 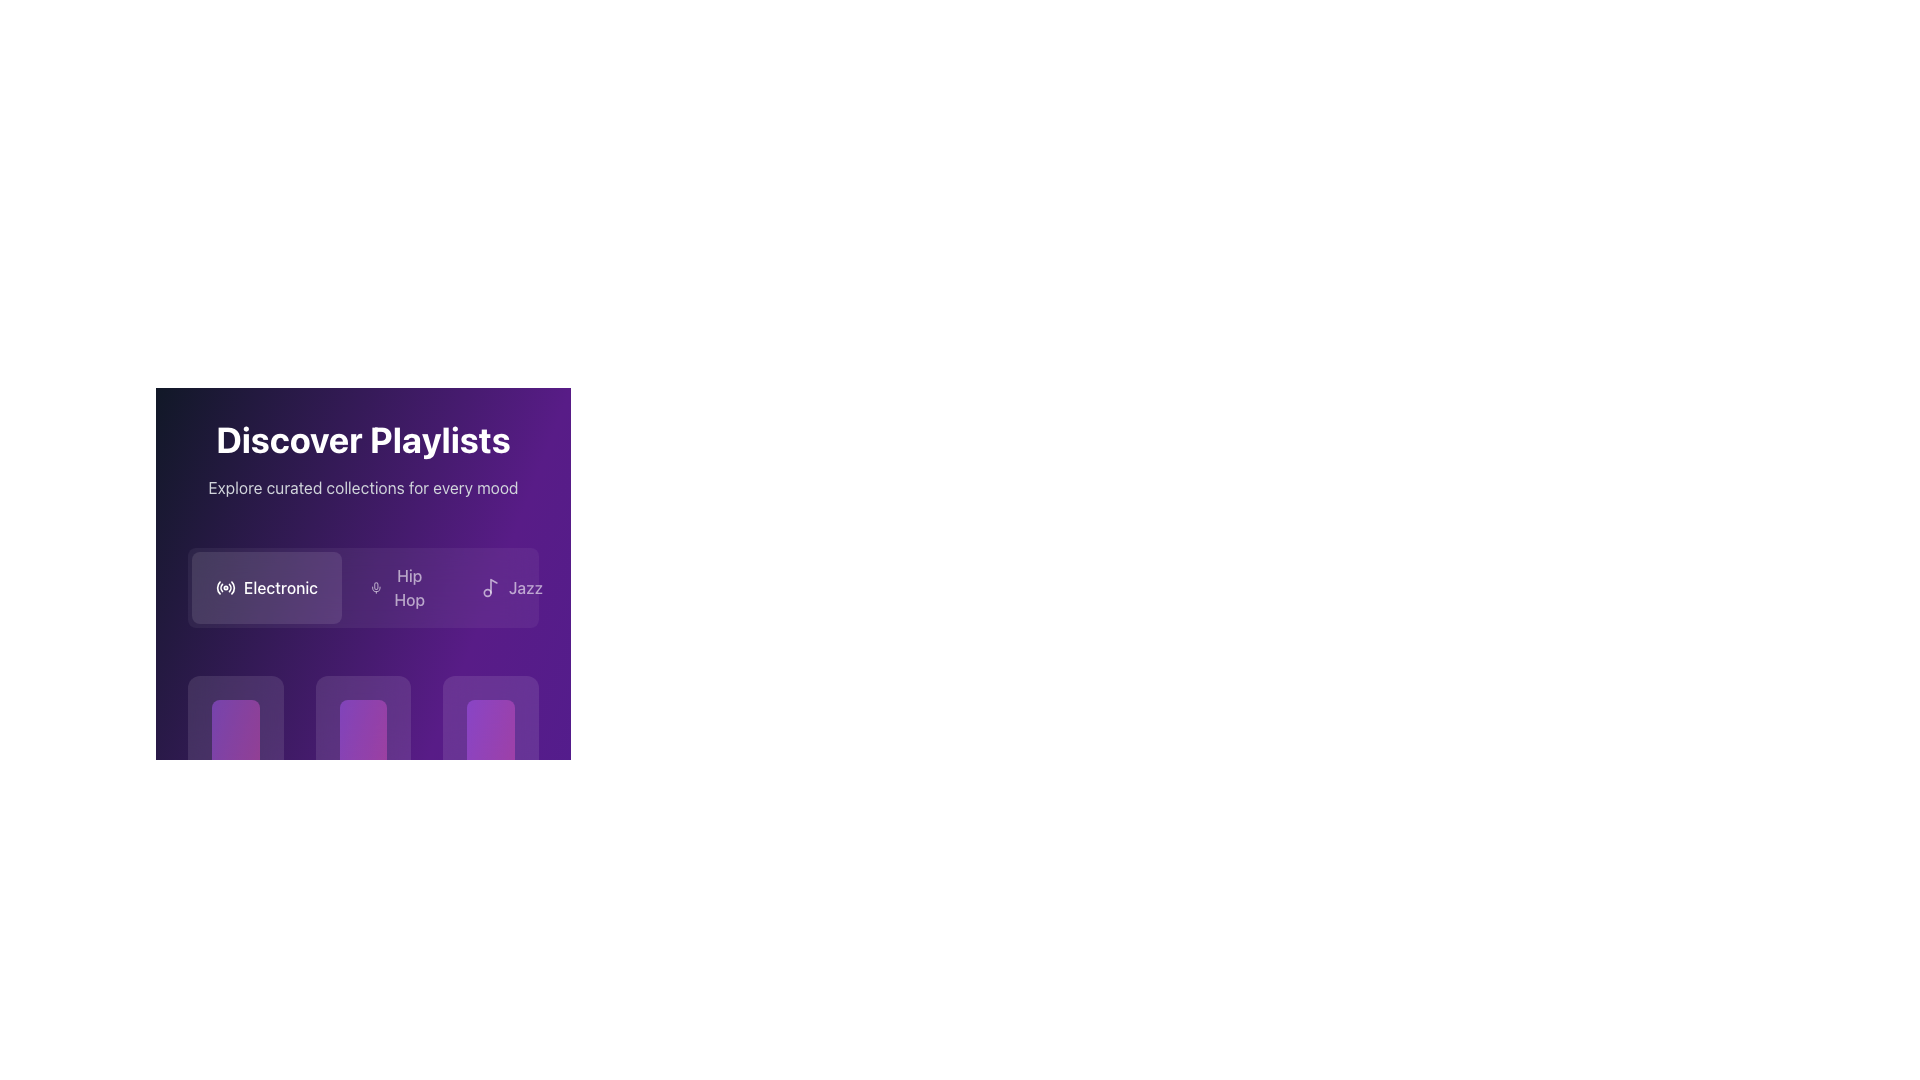 What do you see at coordinates (233, 586) in the screenshot?
I see `the outermost arc of the radio icon located at the bottom-center section of the purple-themed interface, which is the fifth element in the SVG graphic` at bounding box center [233, 586].